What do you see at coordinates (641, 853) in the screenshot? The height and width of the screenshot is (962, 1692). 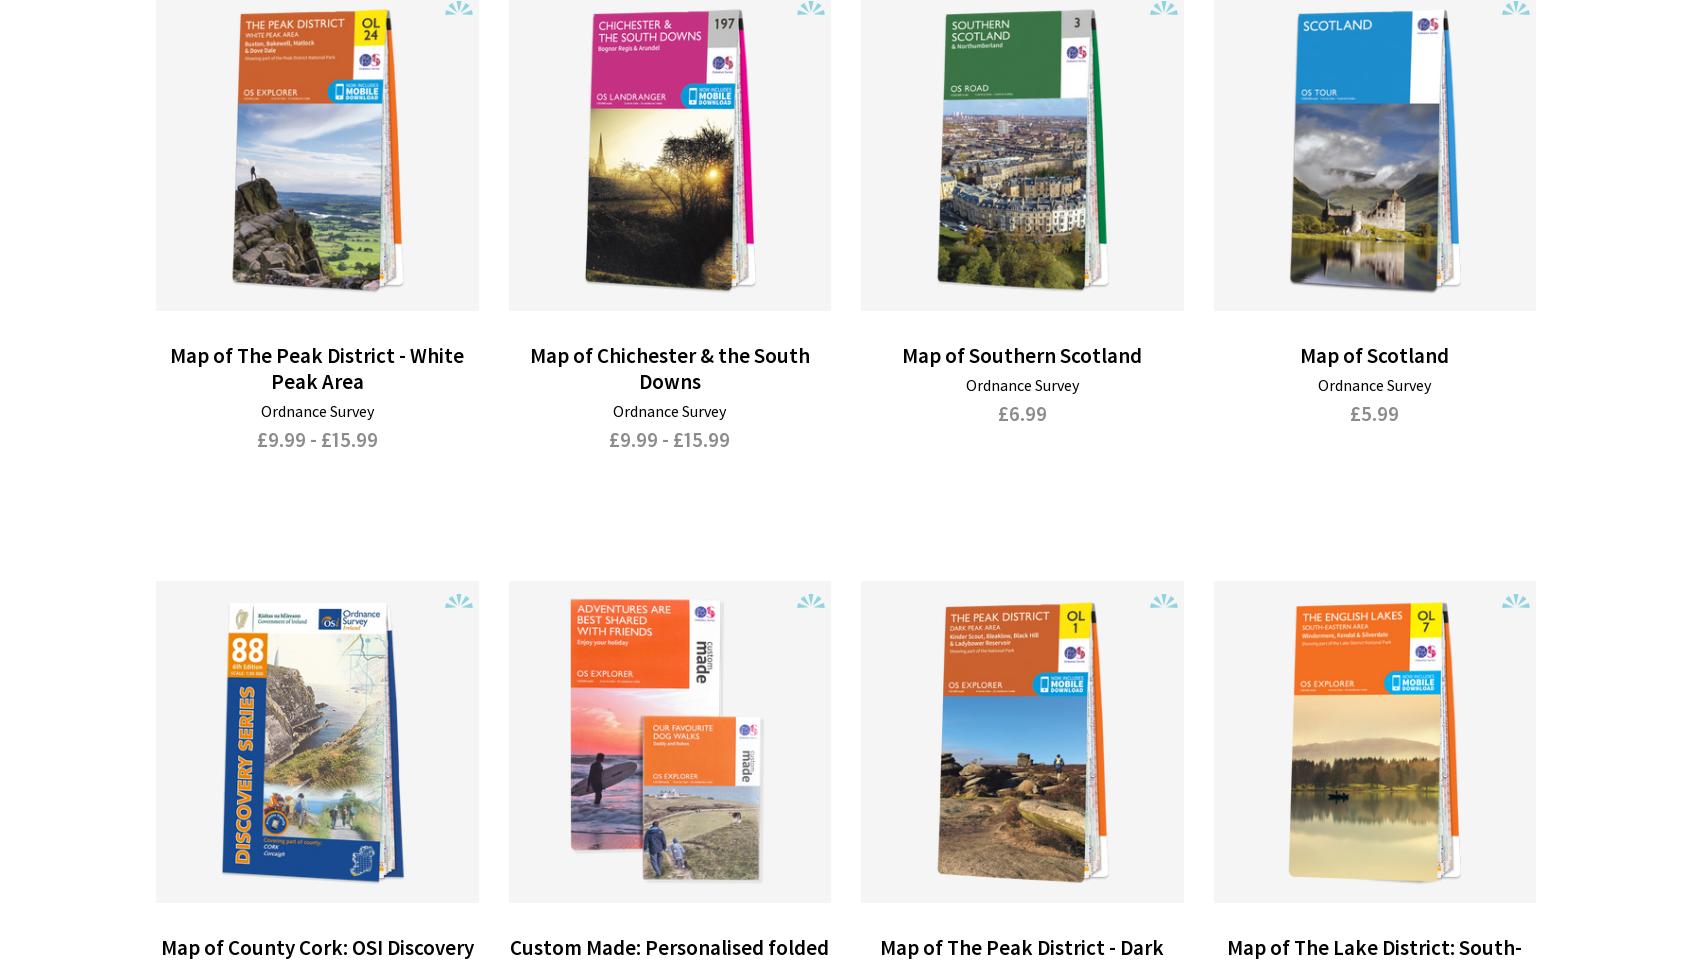 I see `'Product help and FAQs'` at bounding box center [641, 853].